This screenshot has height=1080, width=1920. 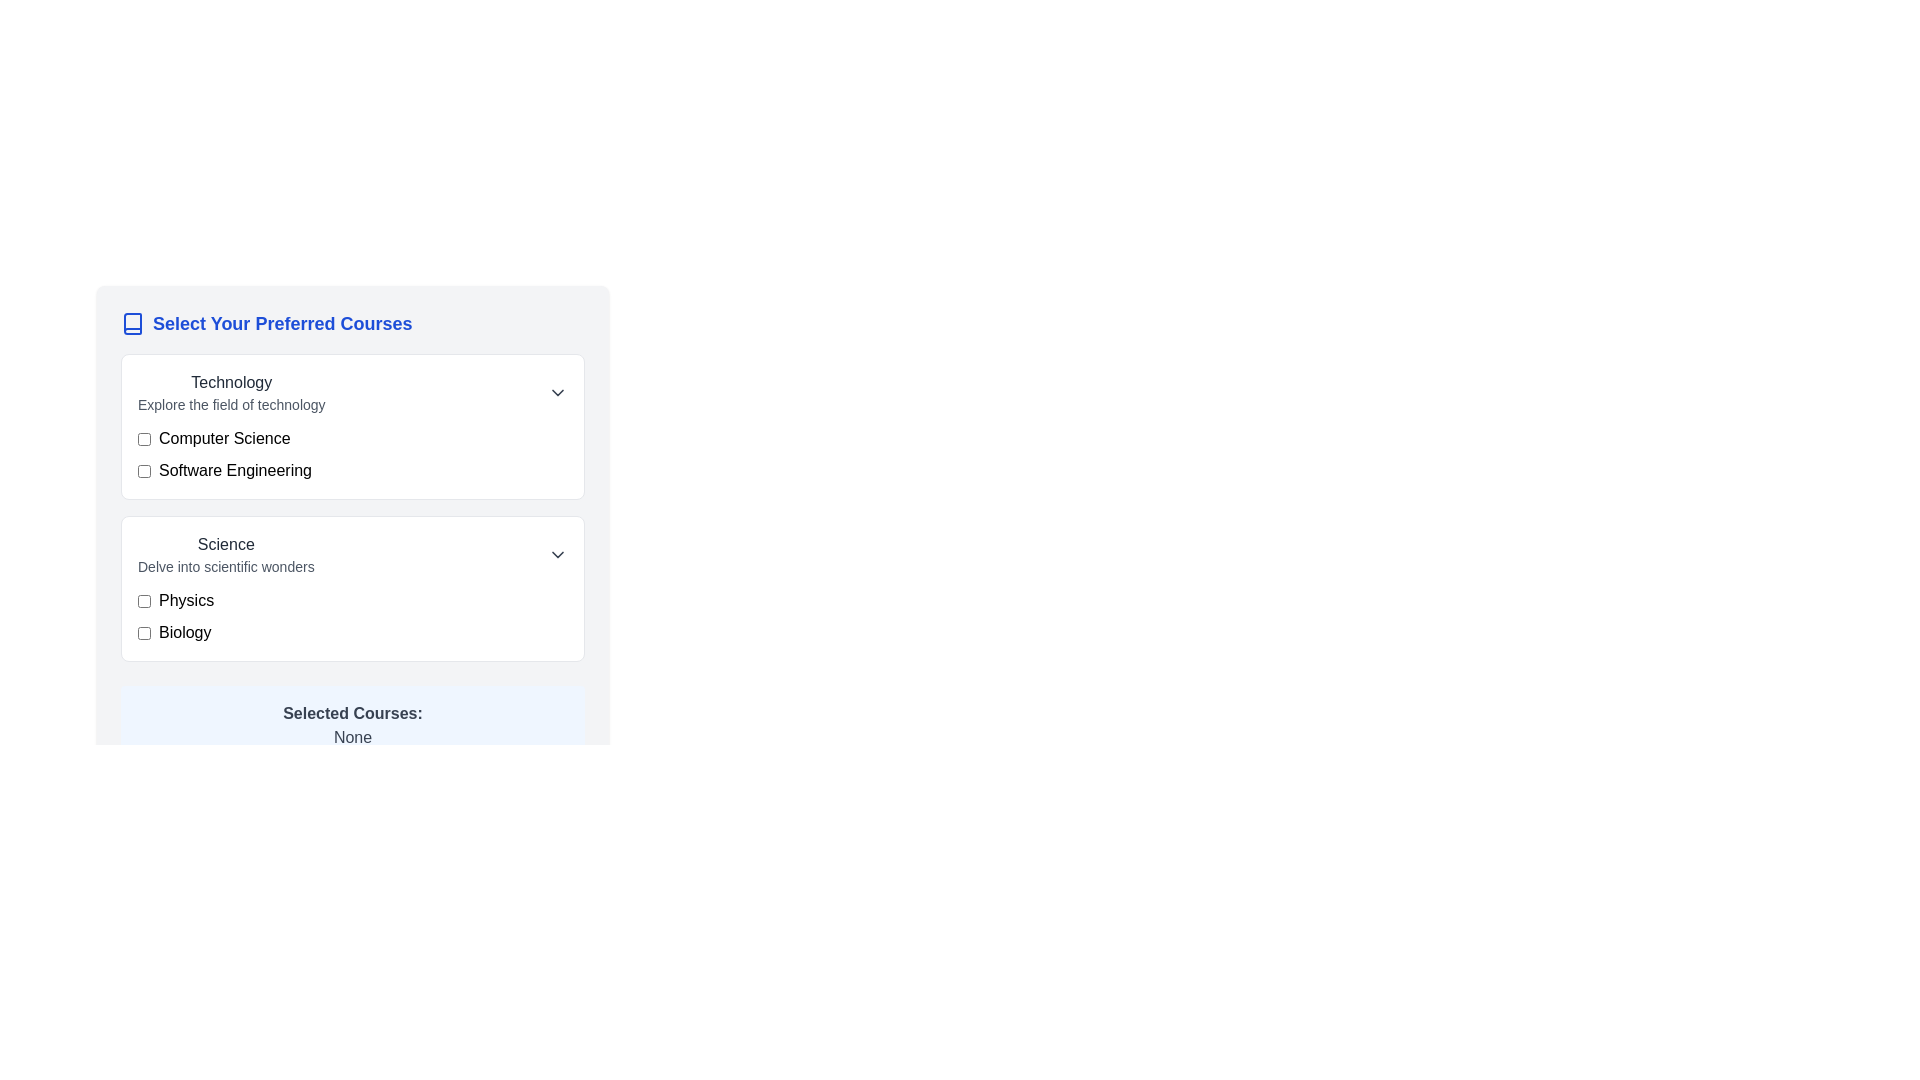 I want to click on the descriptive text label located below the 'Technology' heading, which provides context for this category, so click(x=231, y=405).